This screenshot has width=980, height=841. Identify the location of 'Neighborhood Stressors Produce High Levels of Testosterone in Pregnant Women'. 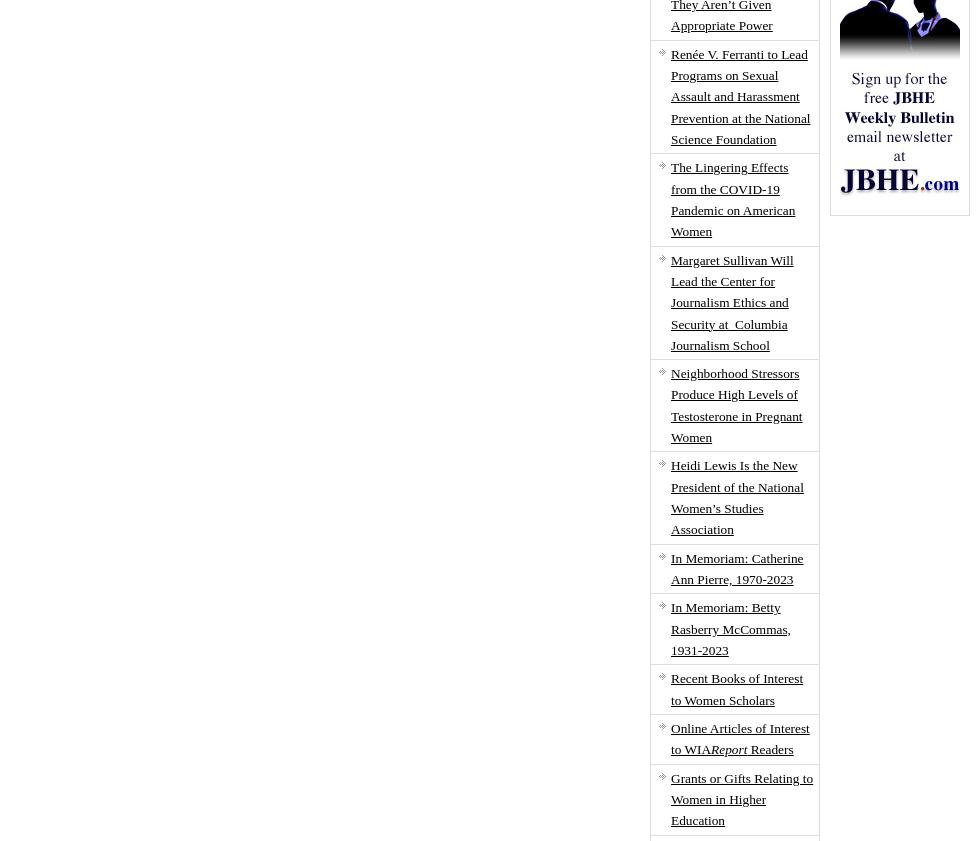
(736, 404).